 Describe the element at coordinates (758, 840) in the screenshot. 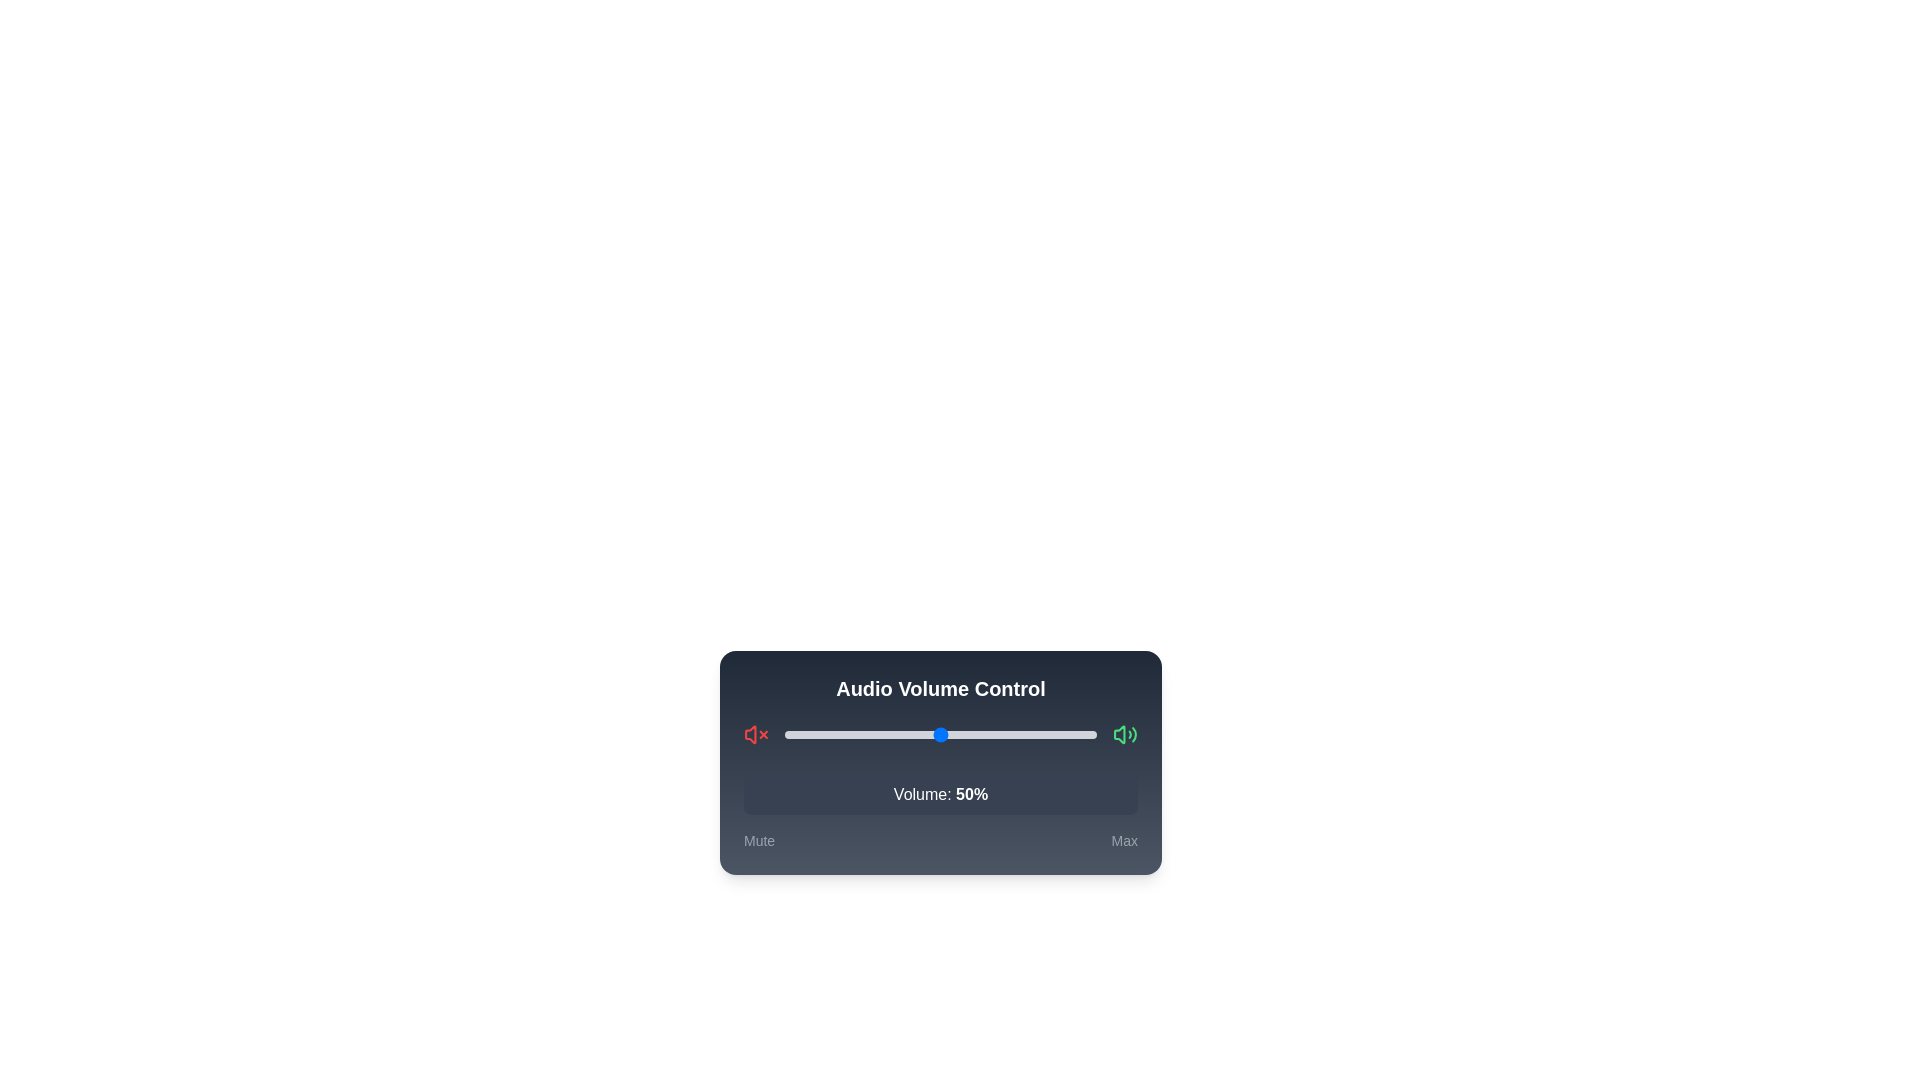

I see `the 'Mute' text label` at that location.